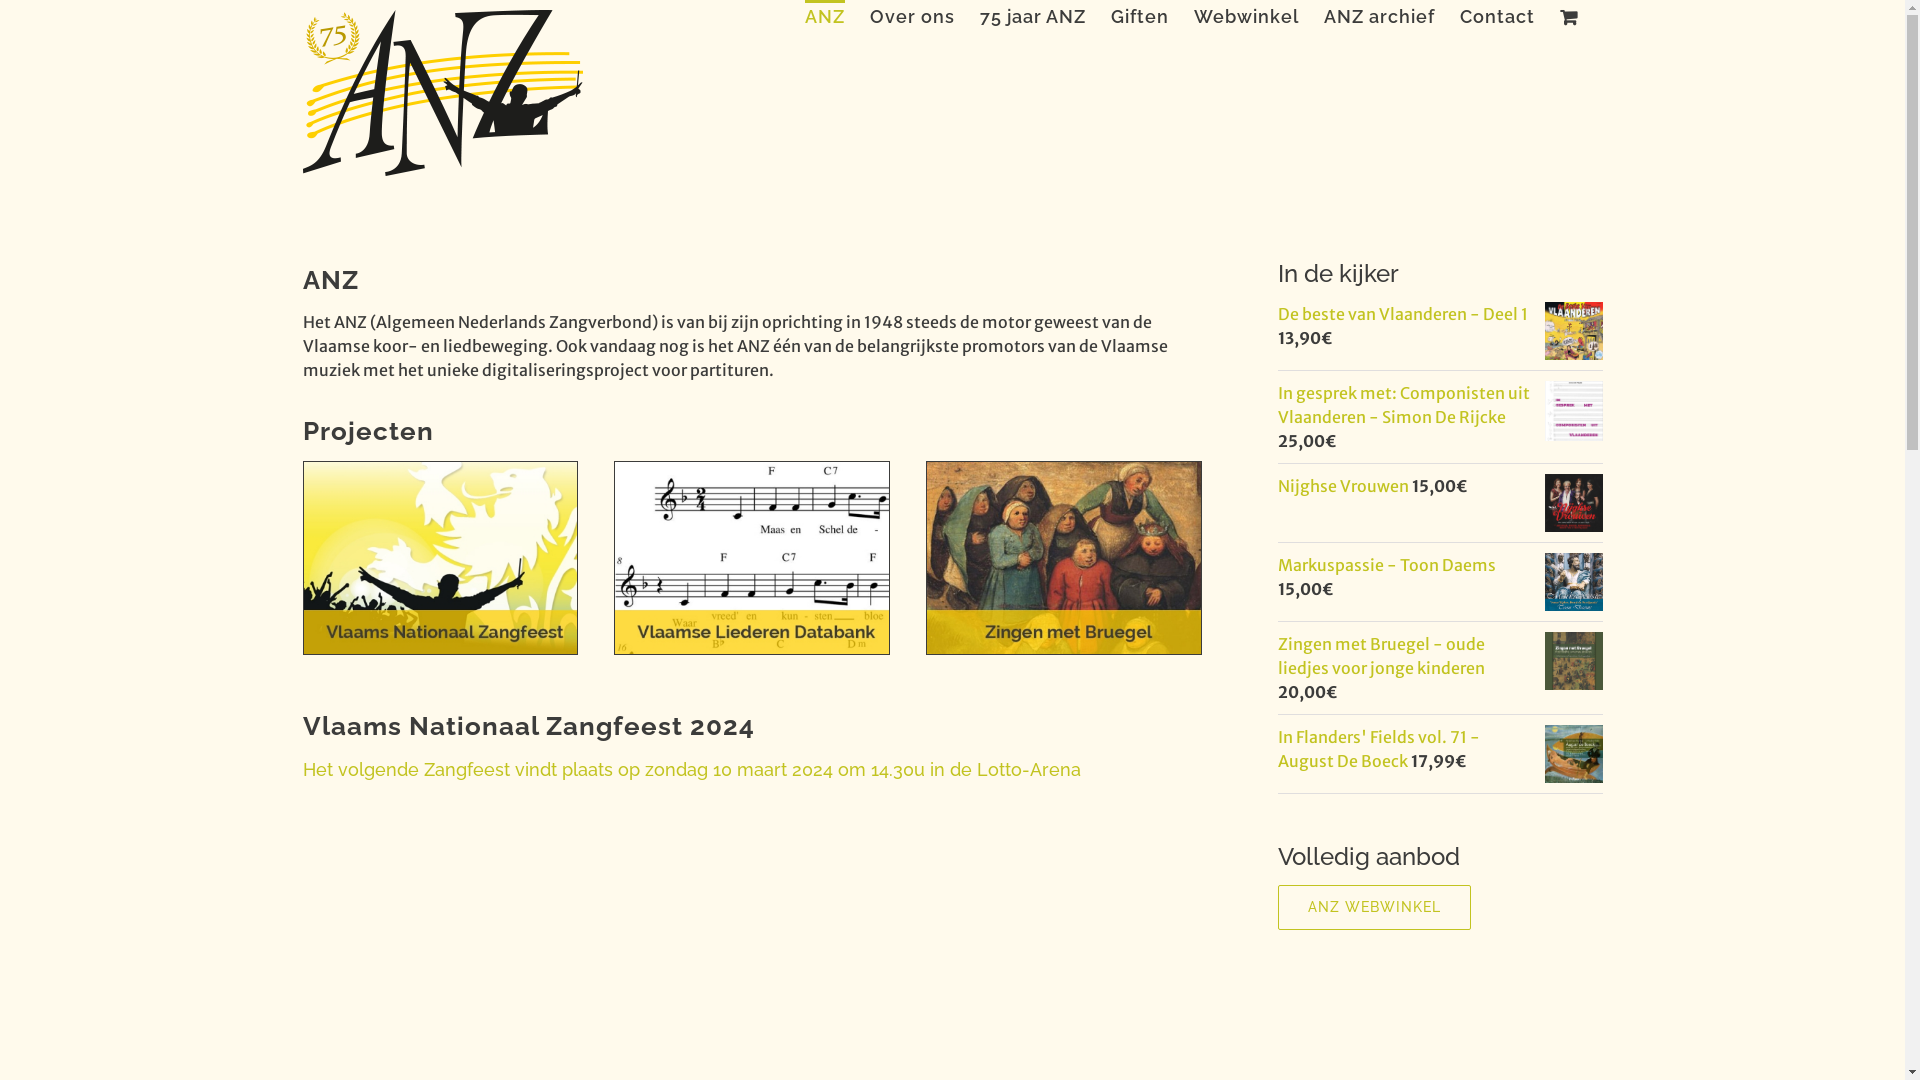 The height and width of the screenshot is (1080, 1920). I want to click on 'ANZ', so click(824, 15).